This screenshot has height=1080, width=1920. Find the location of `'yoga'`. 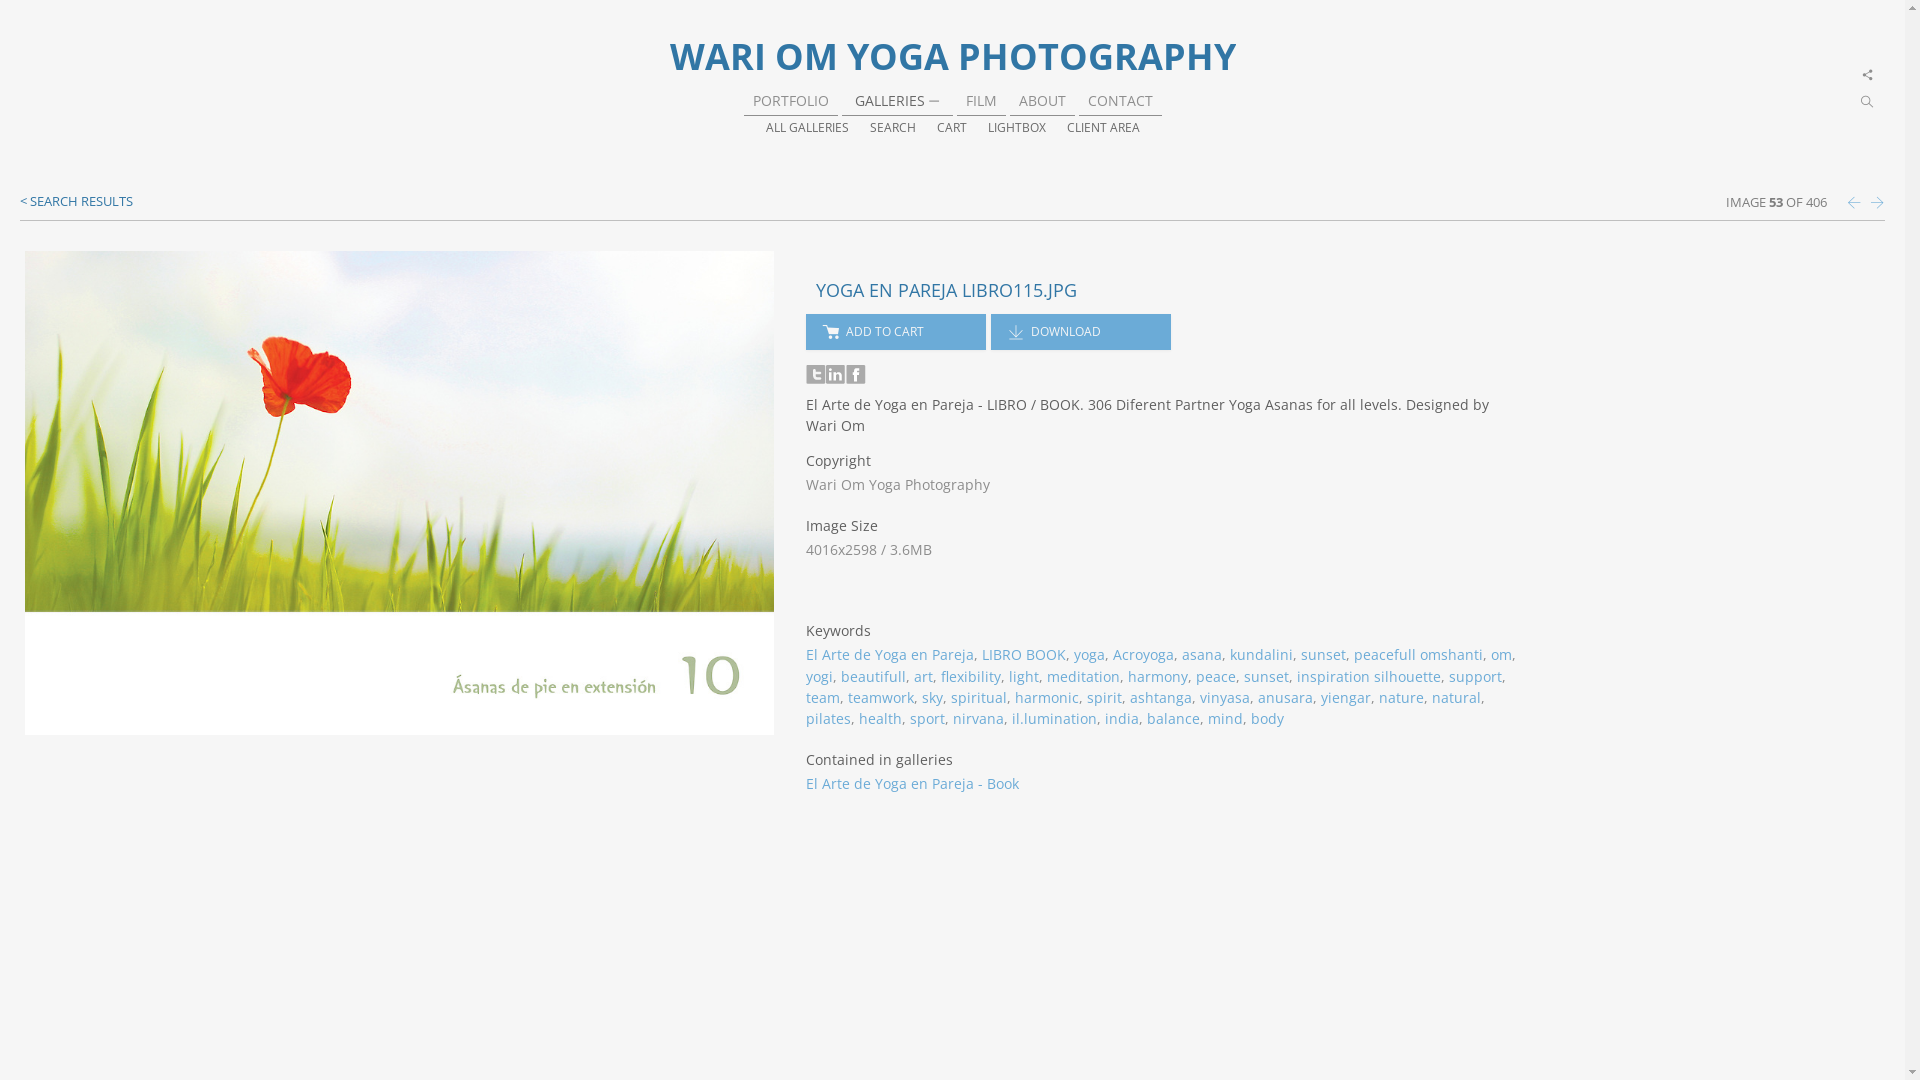

'yoga' is located at coordinates (1088, 654).